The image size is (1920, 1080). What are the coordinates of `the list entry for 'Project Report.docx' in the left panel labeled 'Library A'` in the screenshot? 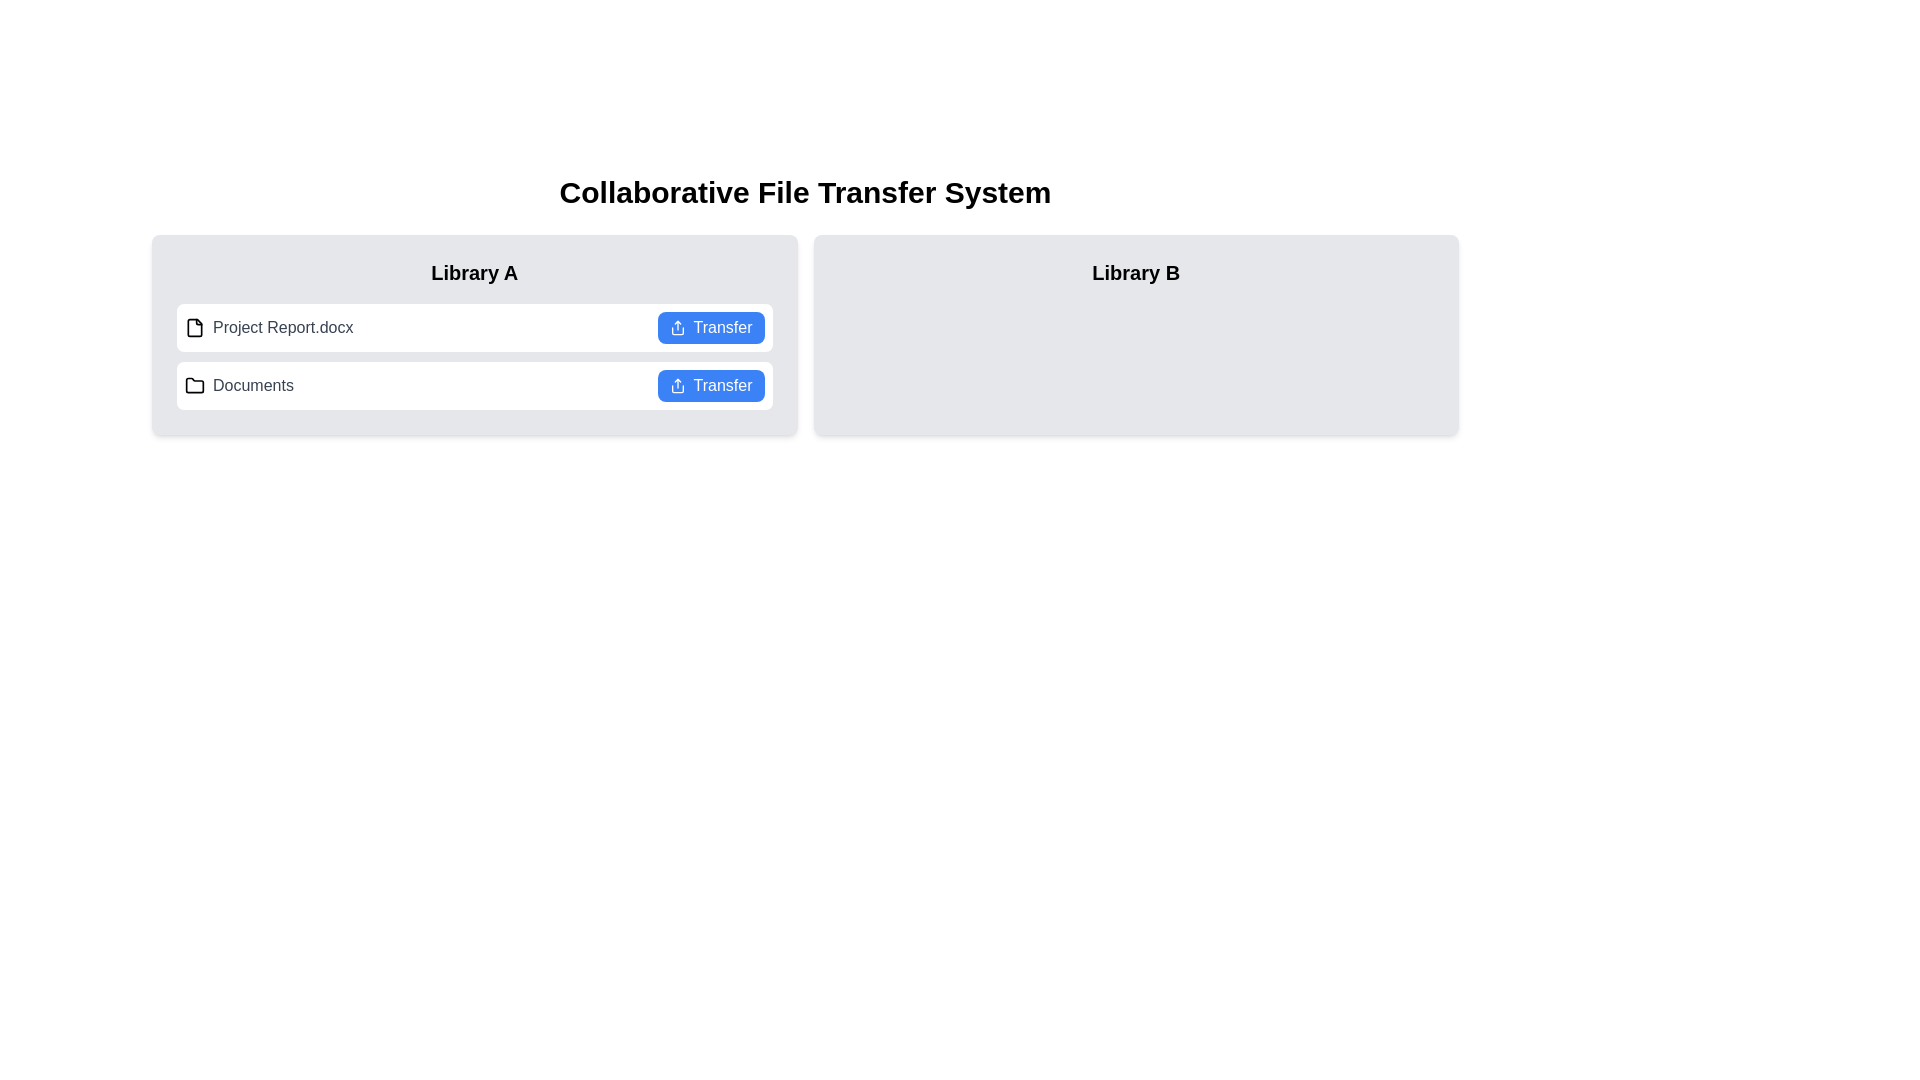 It's located at (473, 334).